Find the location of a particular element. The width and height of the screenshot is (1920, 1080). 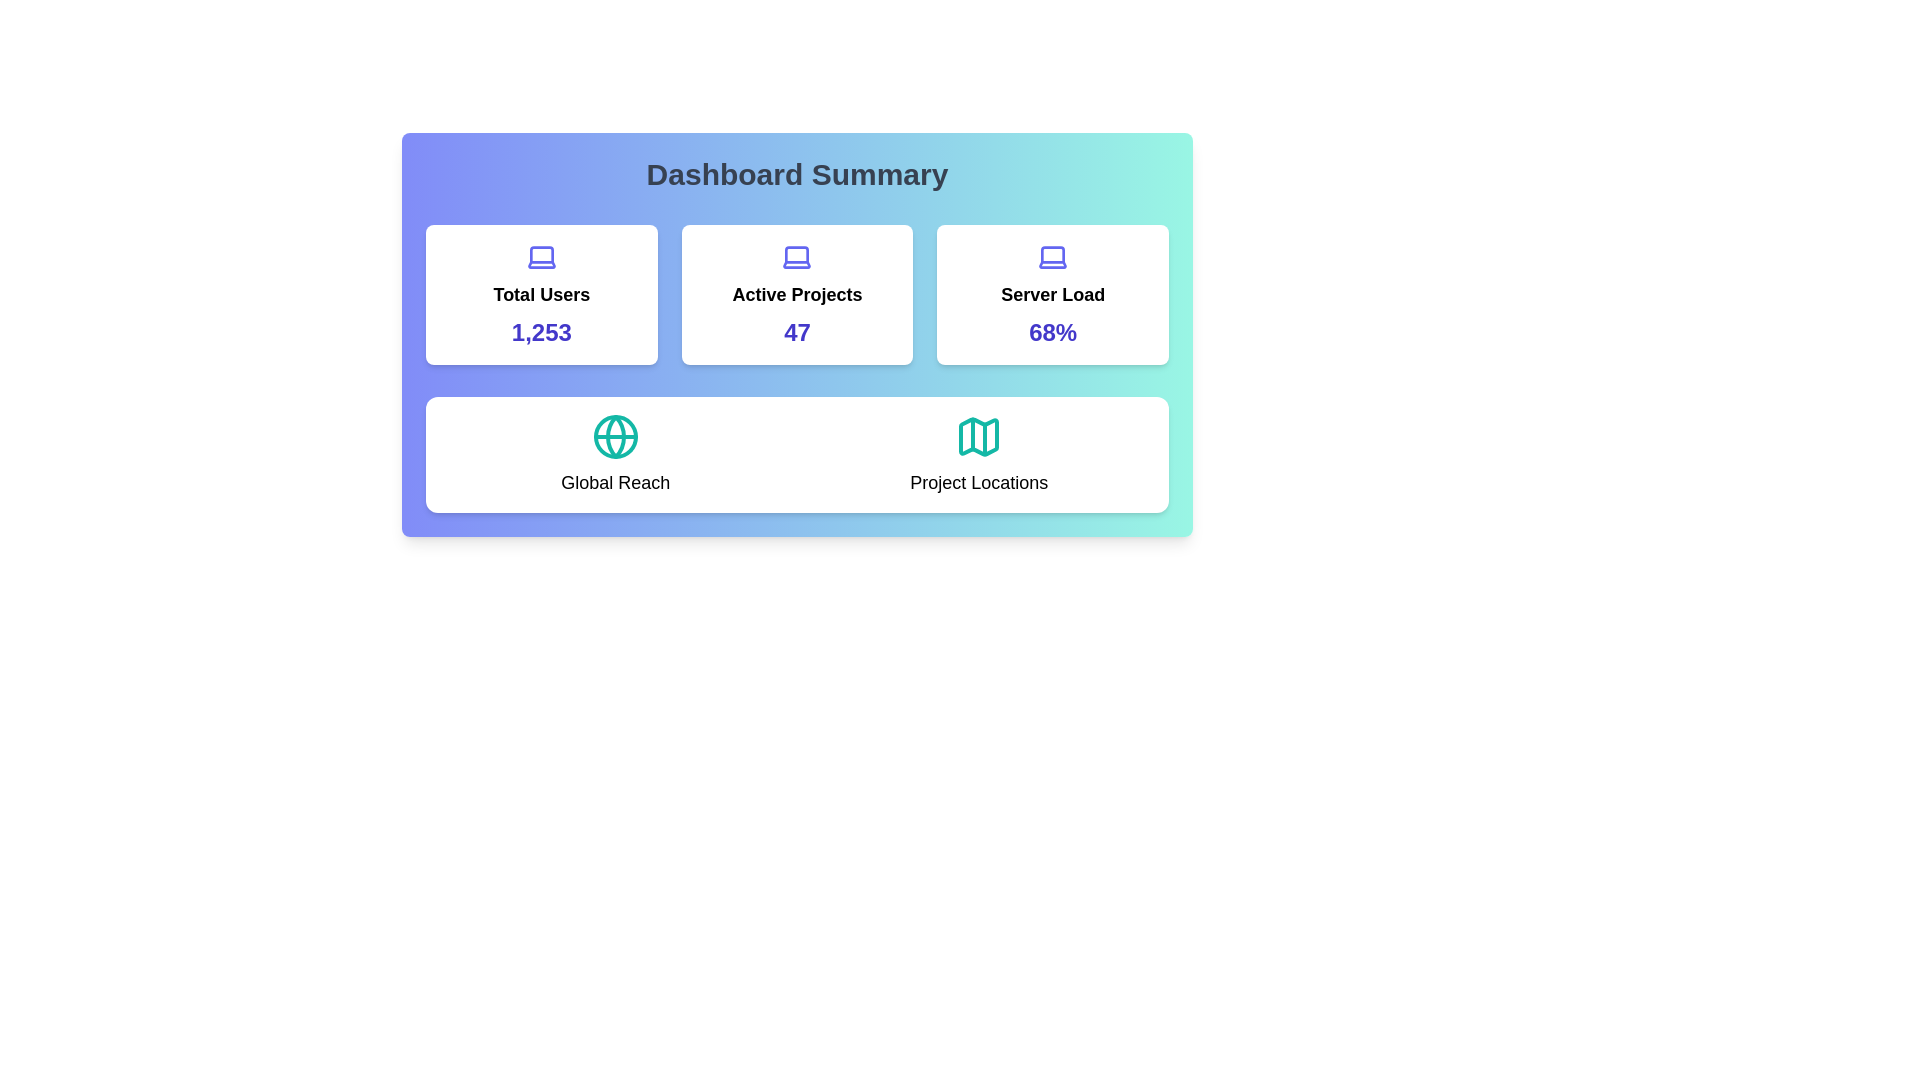

the stylized globe icon located above the text label 'Global Reach' in the lower left section of the dashboard interface is located at coordinates (614, 435).